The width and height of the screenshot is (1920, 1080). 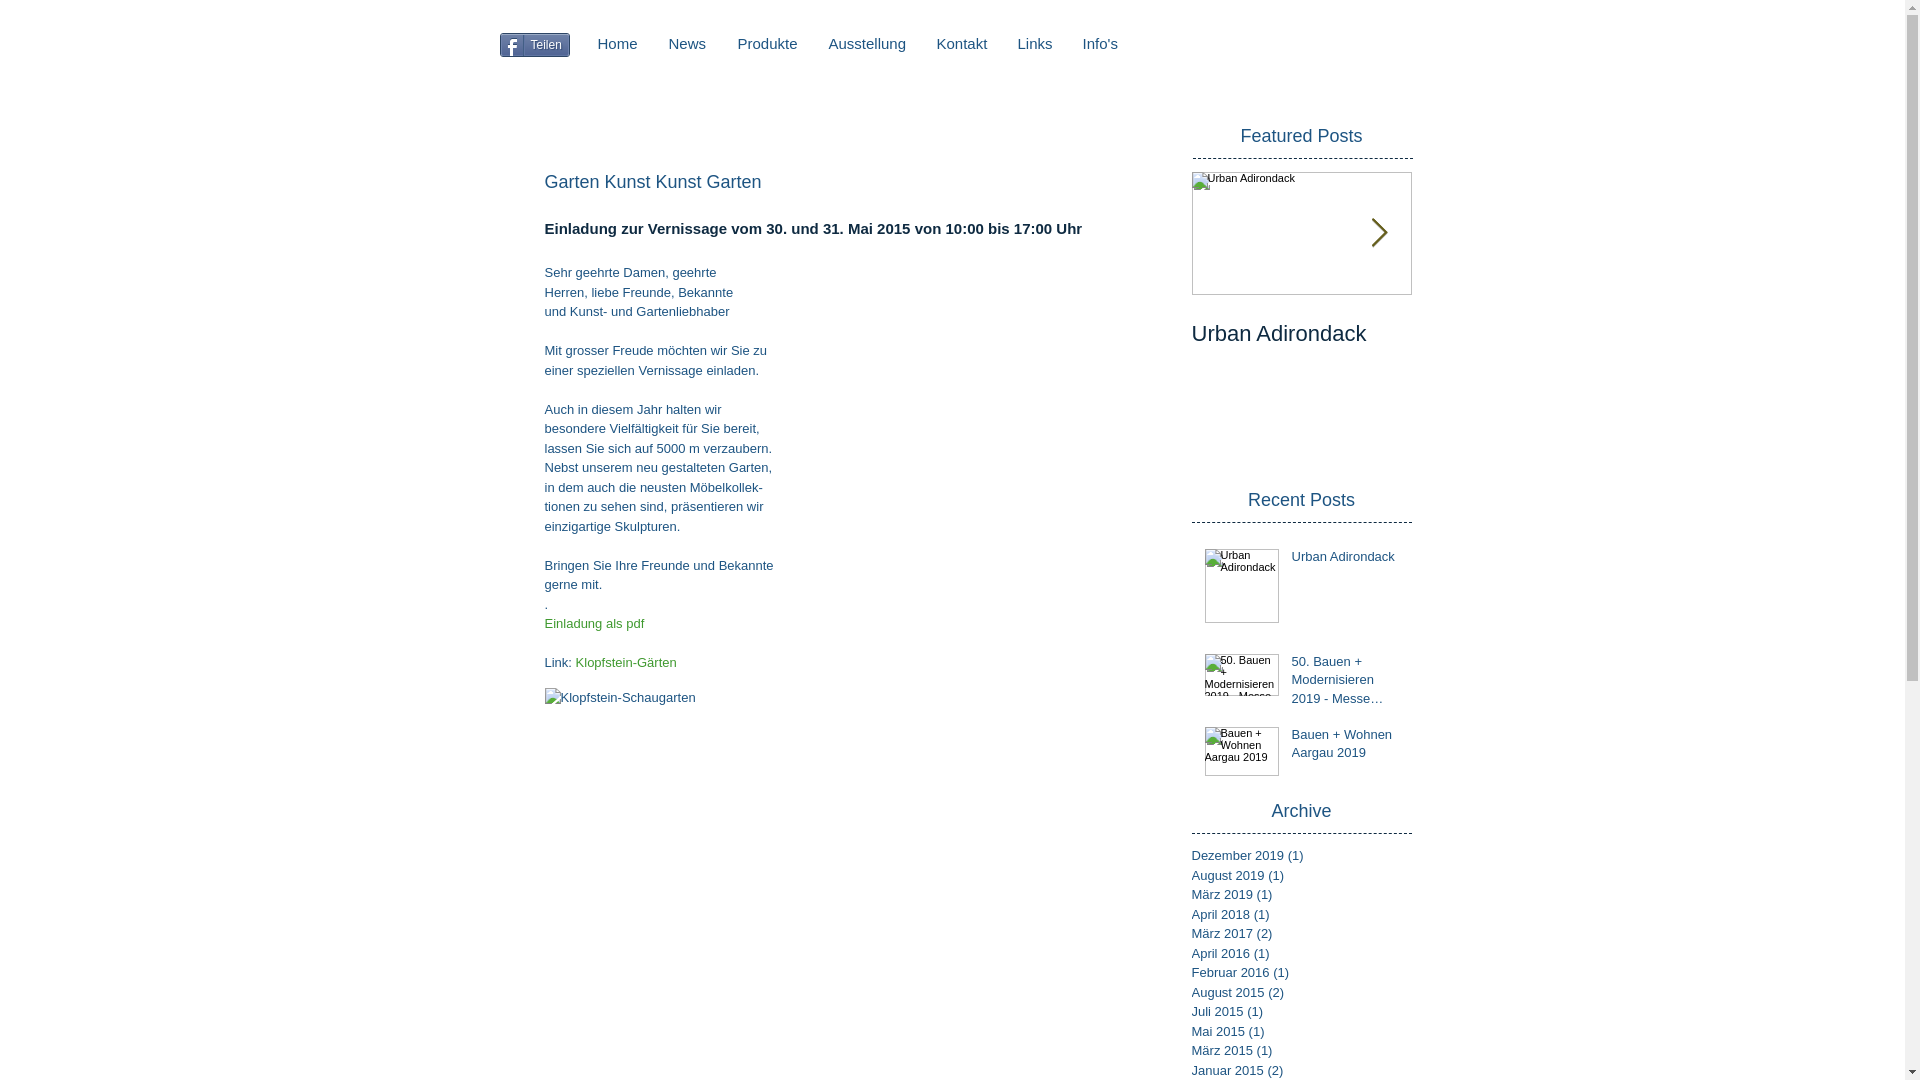 What do you see at coordinates (1296, 874) in the screenshot?
I see `'August 2019 (1)'` at bounding box center [1296, 874].